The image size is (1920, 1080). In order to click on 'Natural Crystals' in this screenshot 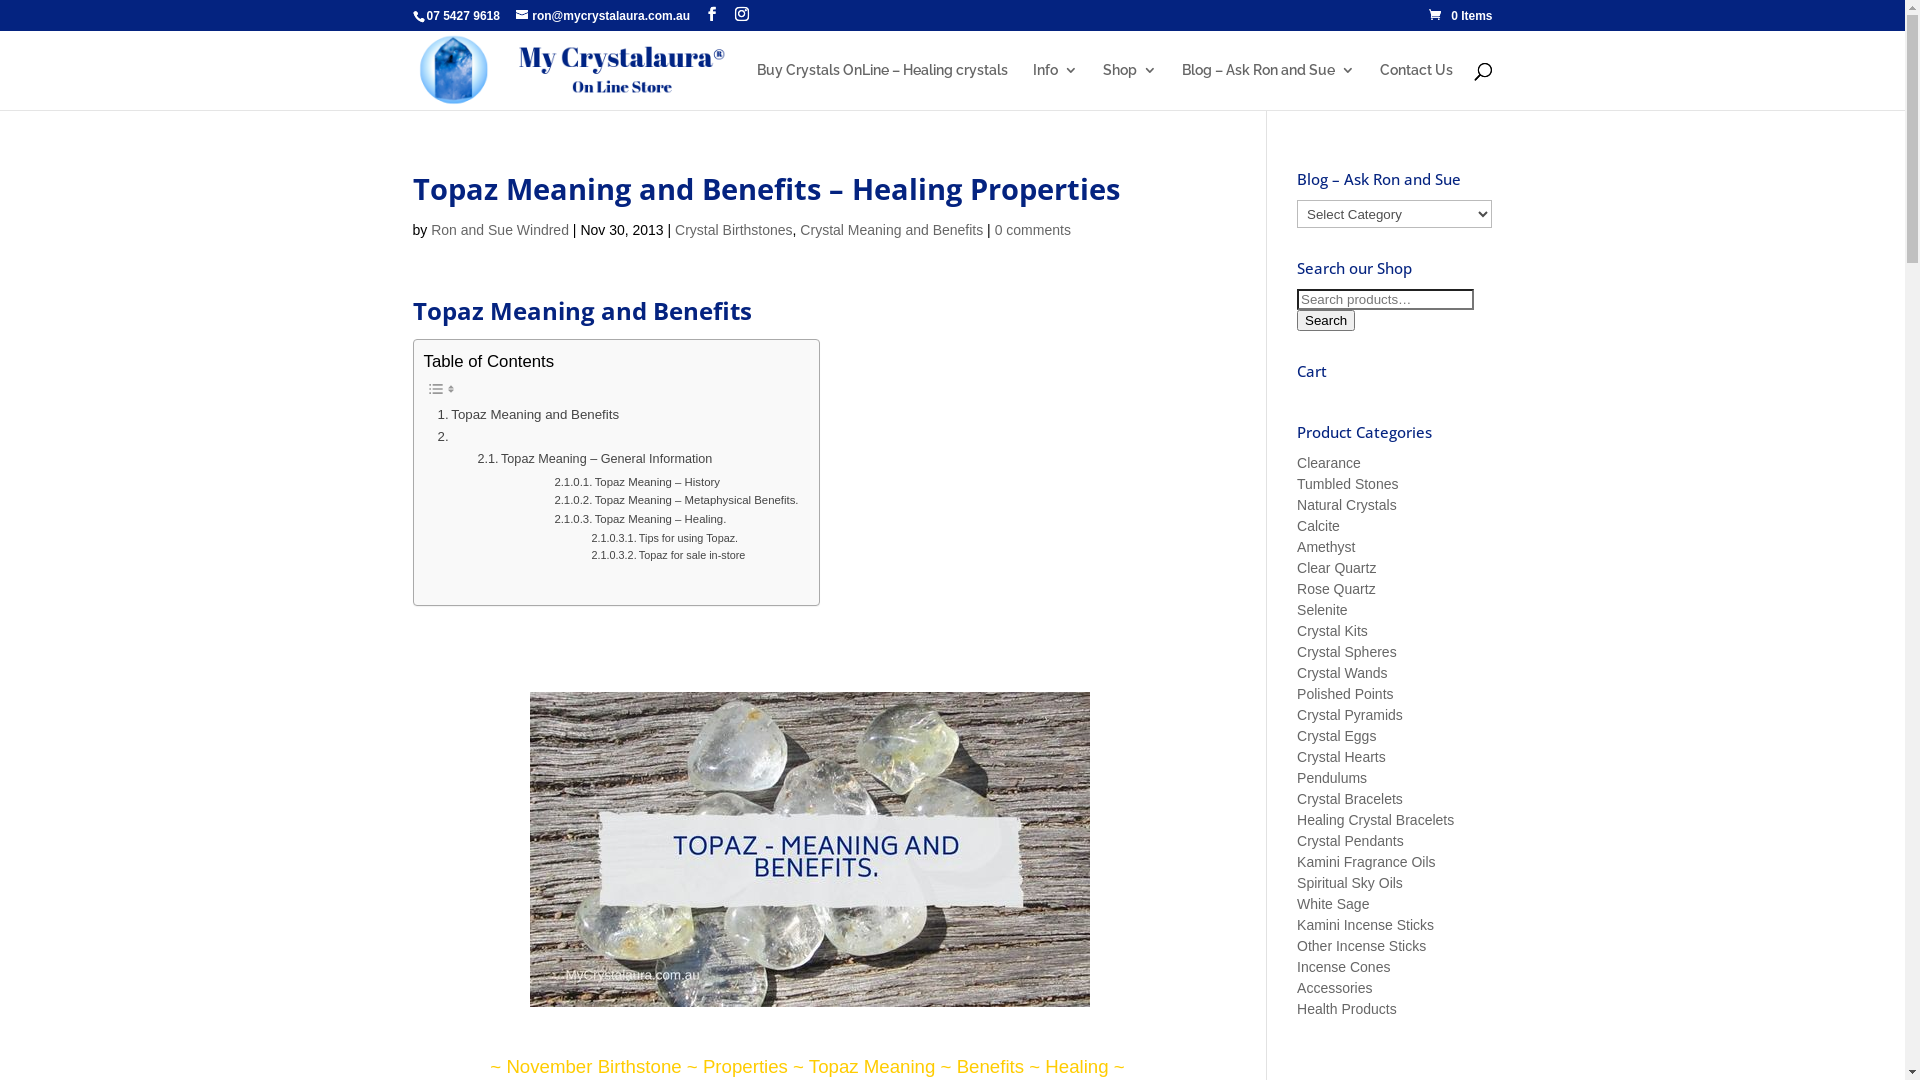, I will do `click(1347, 504)`.